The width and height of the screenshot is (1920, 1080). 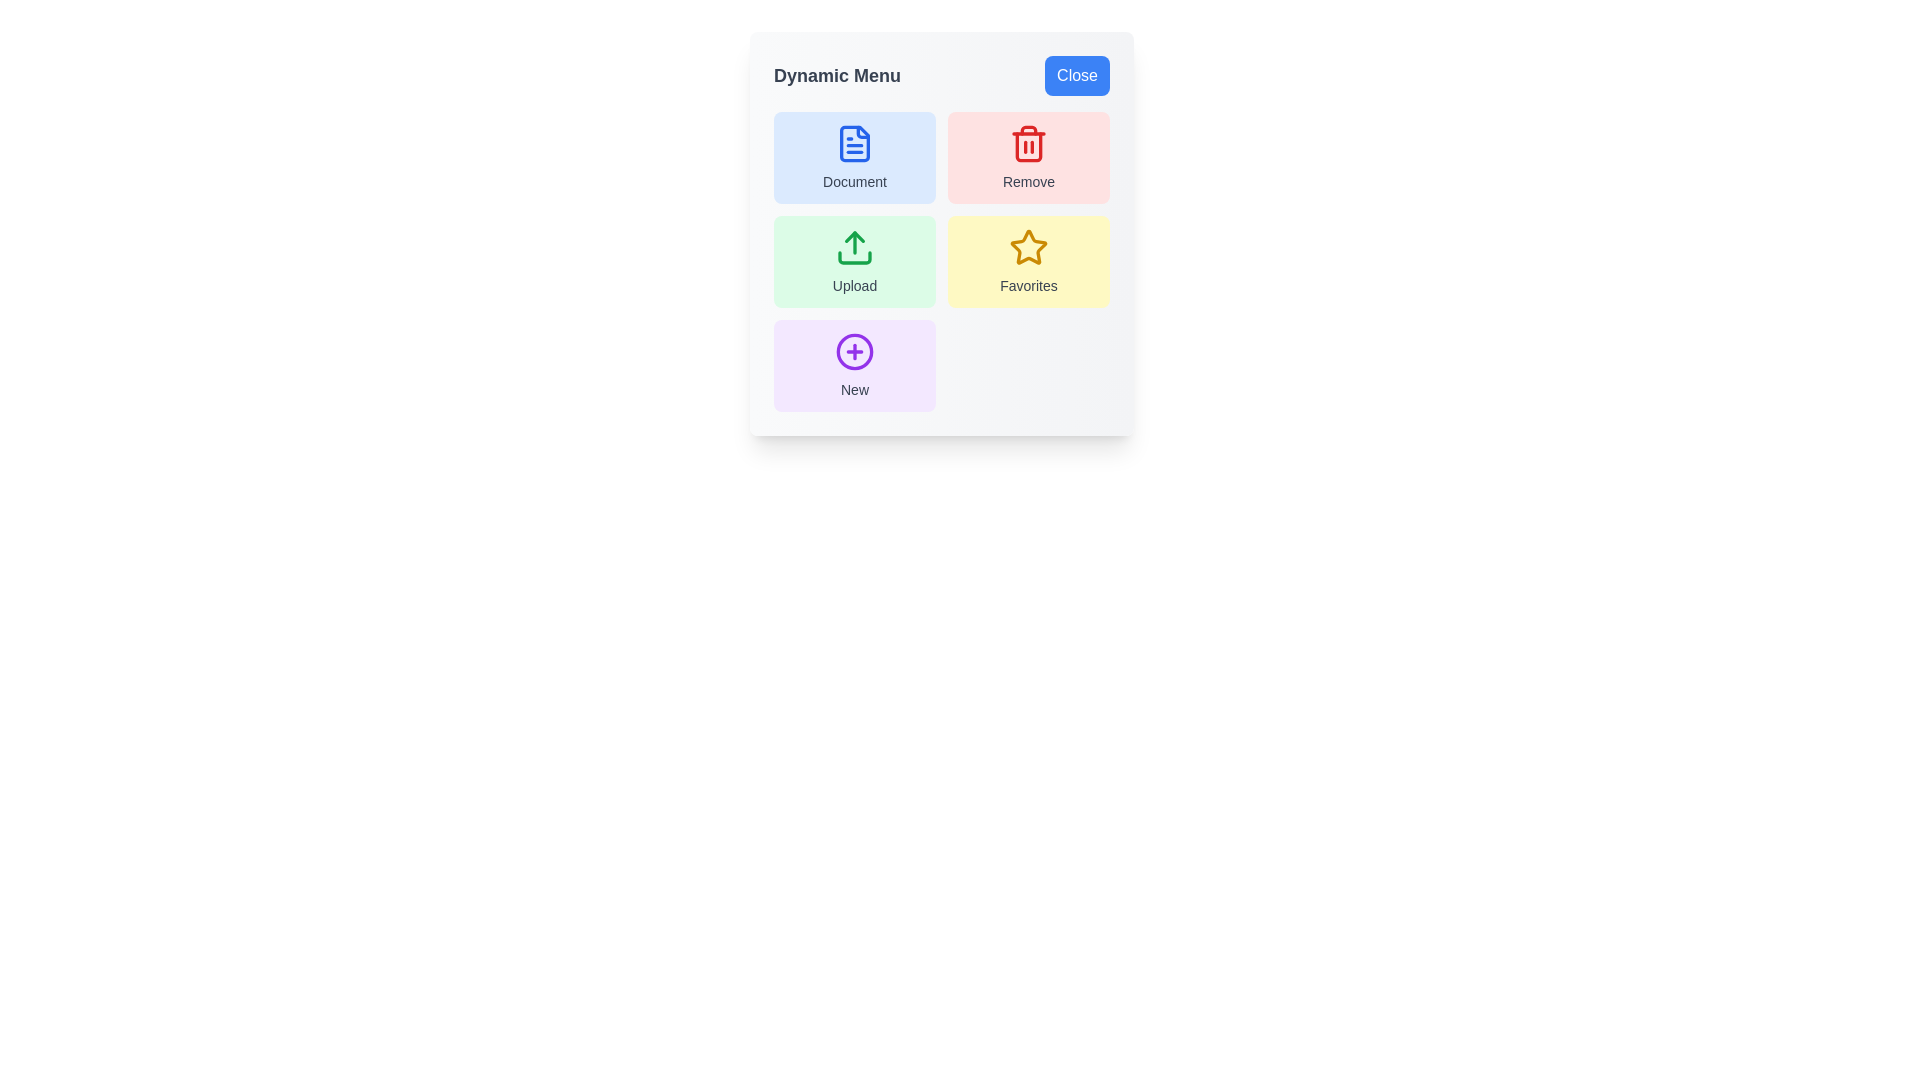 I want to click on text from the label containing the word 'New', which is styled in gray and located below a large purple circular icon with a plus sign, so click(x=854, y=389).